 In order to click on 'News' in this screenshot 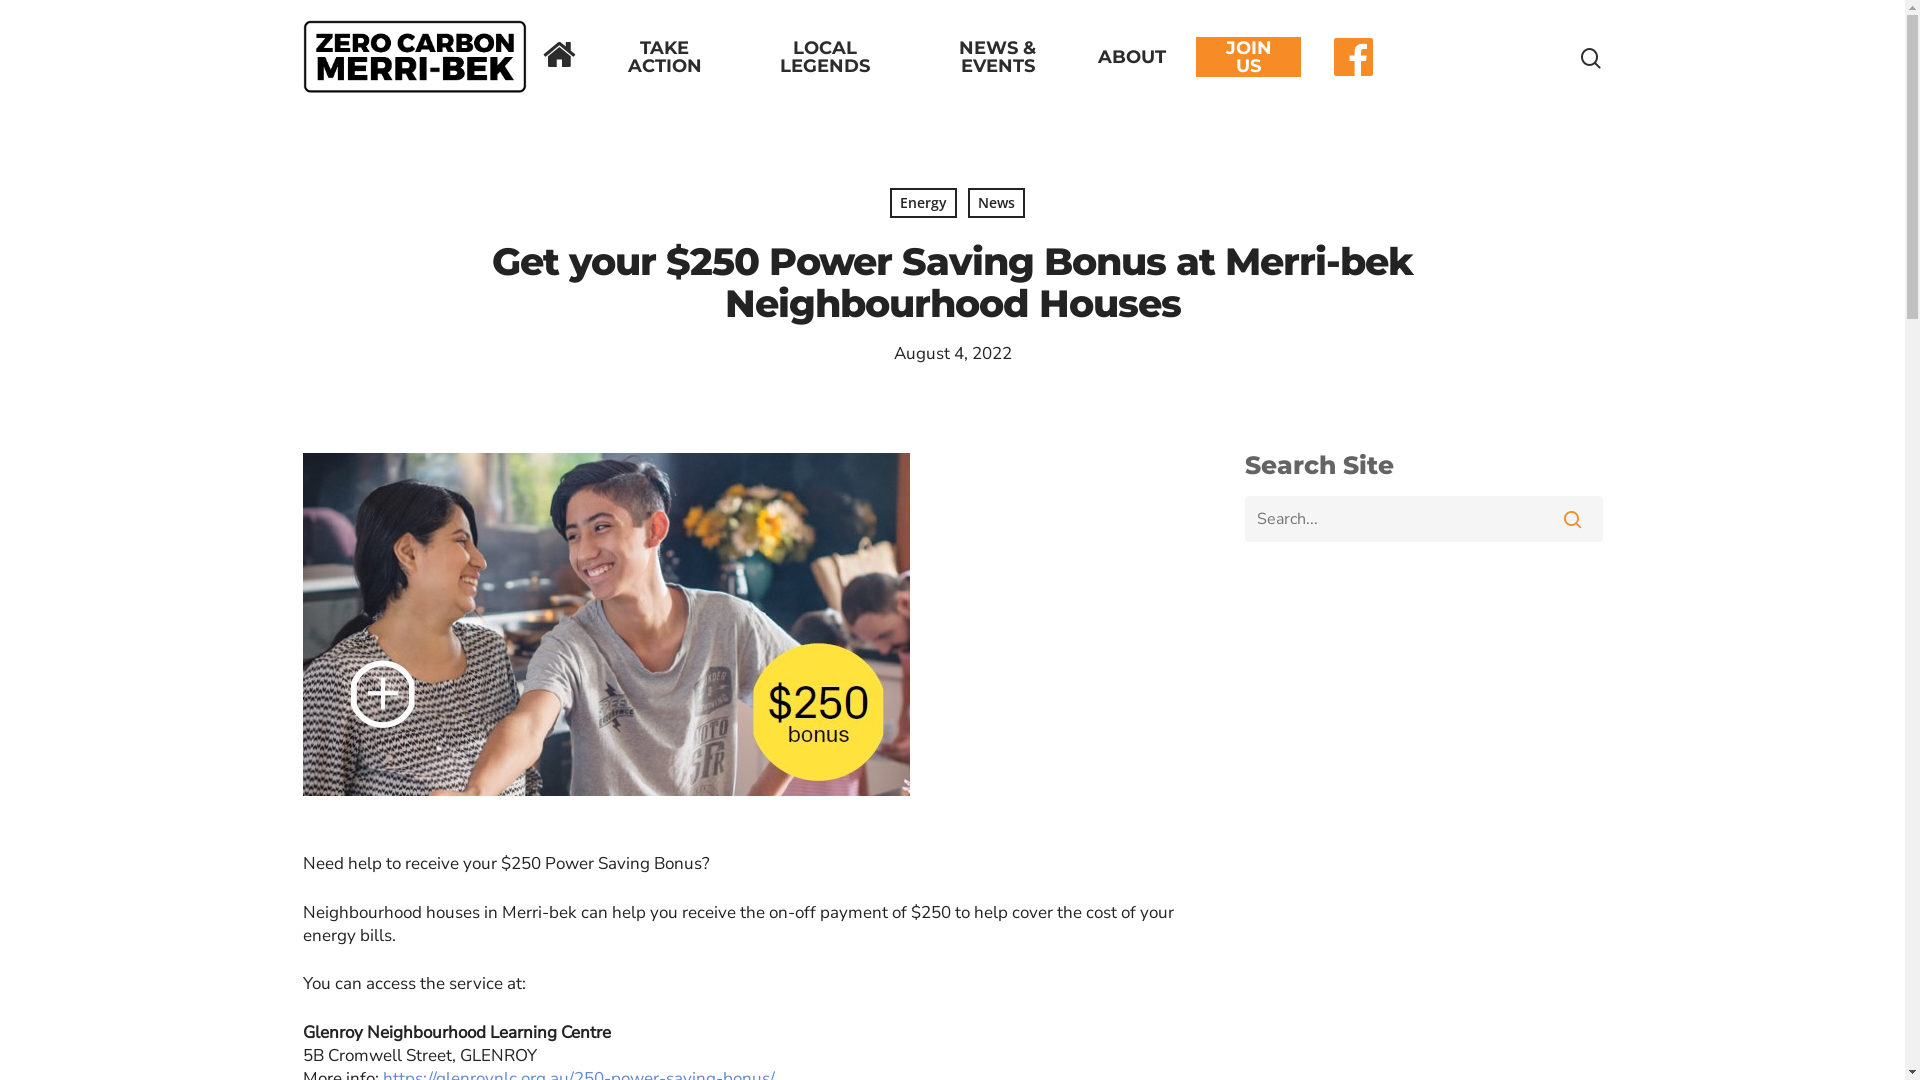, I will do `click(996, 203)`.